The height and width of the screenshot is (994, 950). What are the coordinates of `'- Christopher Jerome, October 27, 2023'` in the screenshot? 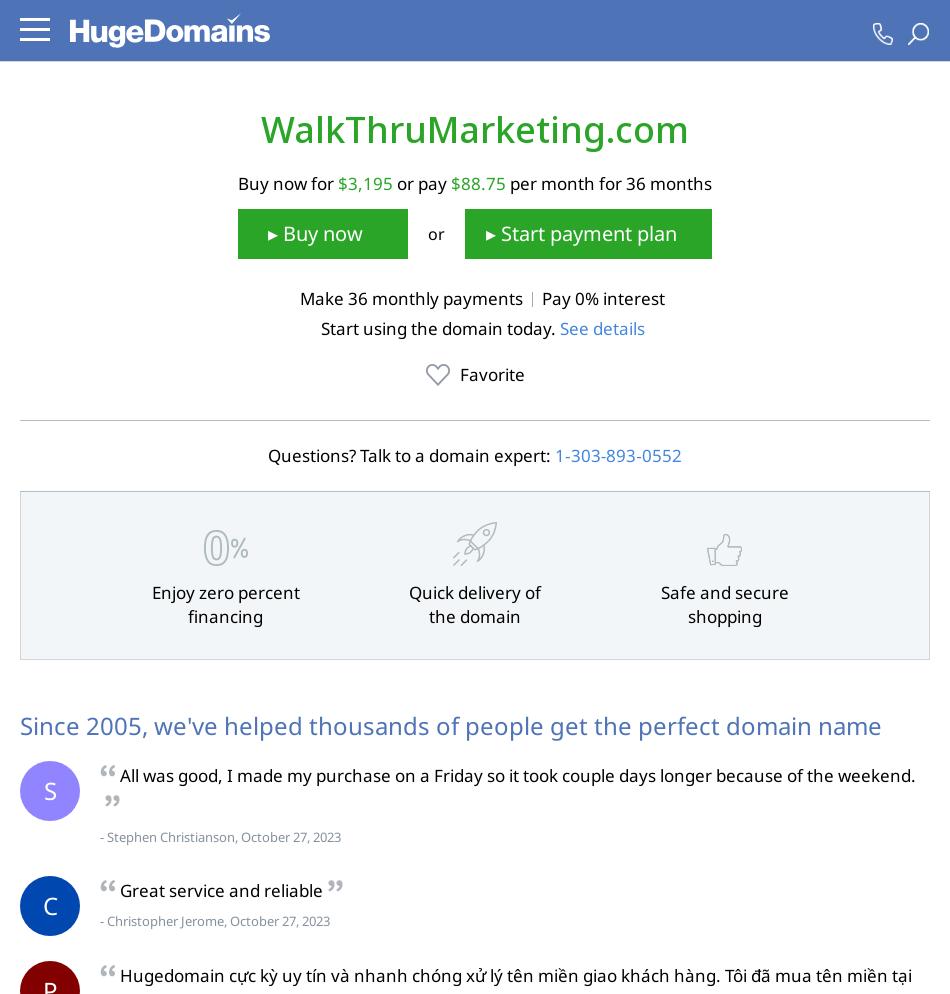 It's located at (214, 920).